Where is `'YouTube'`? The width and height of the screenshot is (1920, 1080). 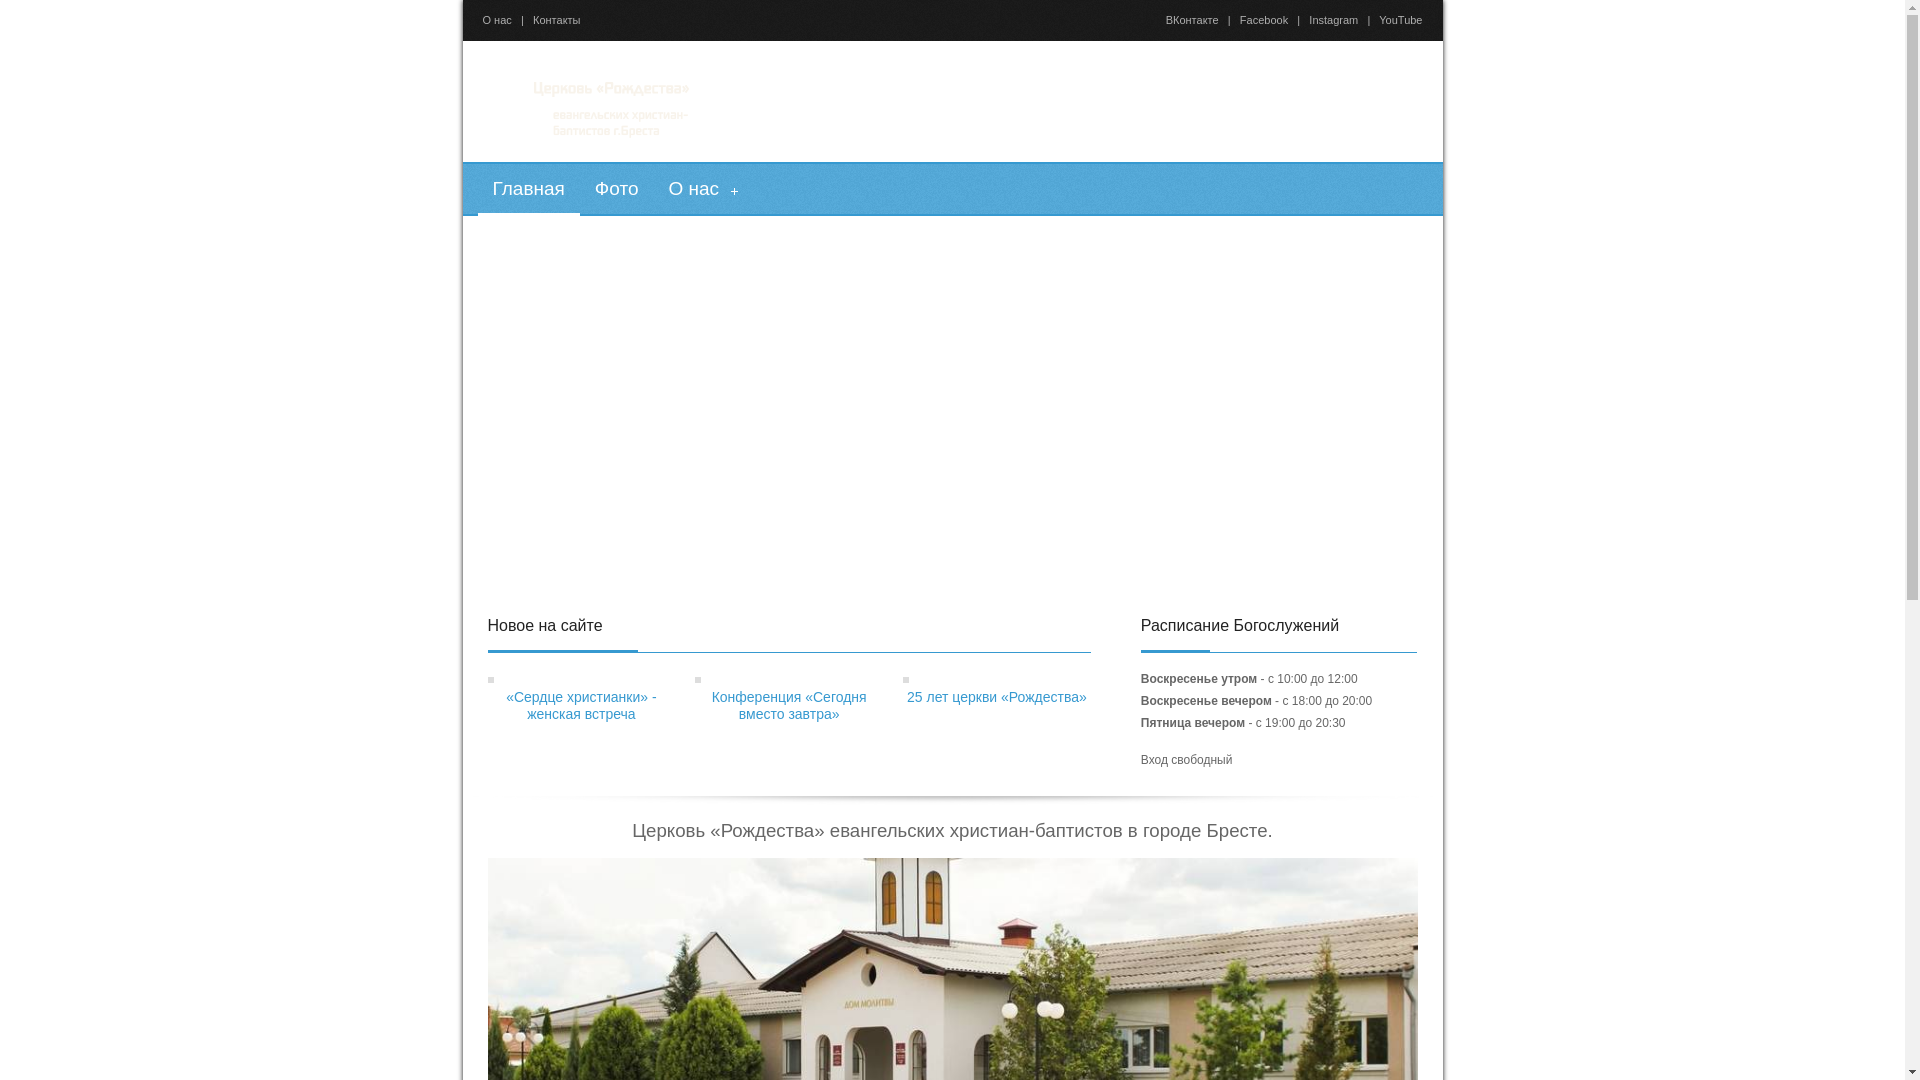 'YouTube' is located at coordinates (1399, 19).